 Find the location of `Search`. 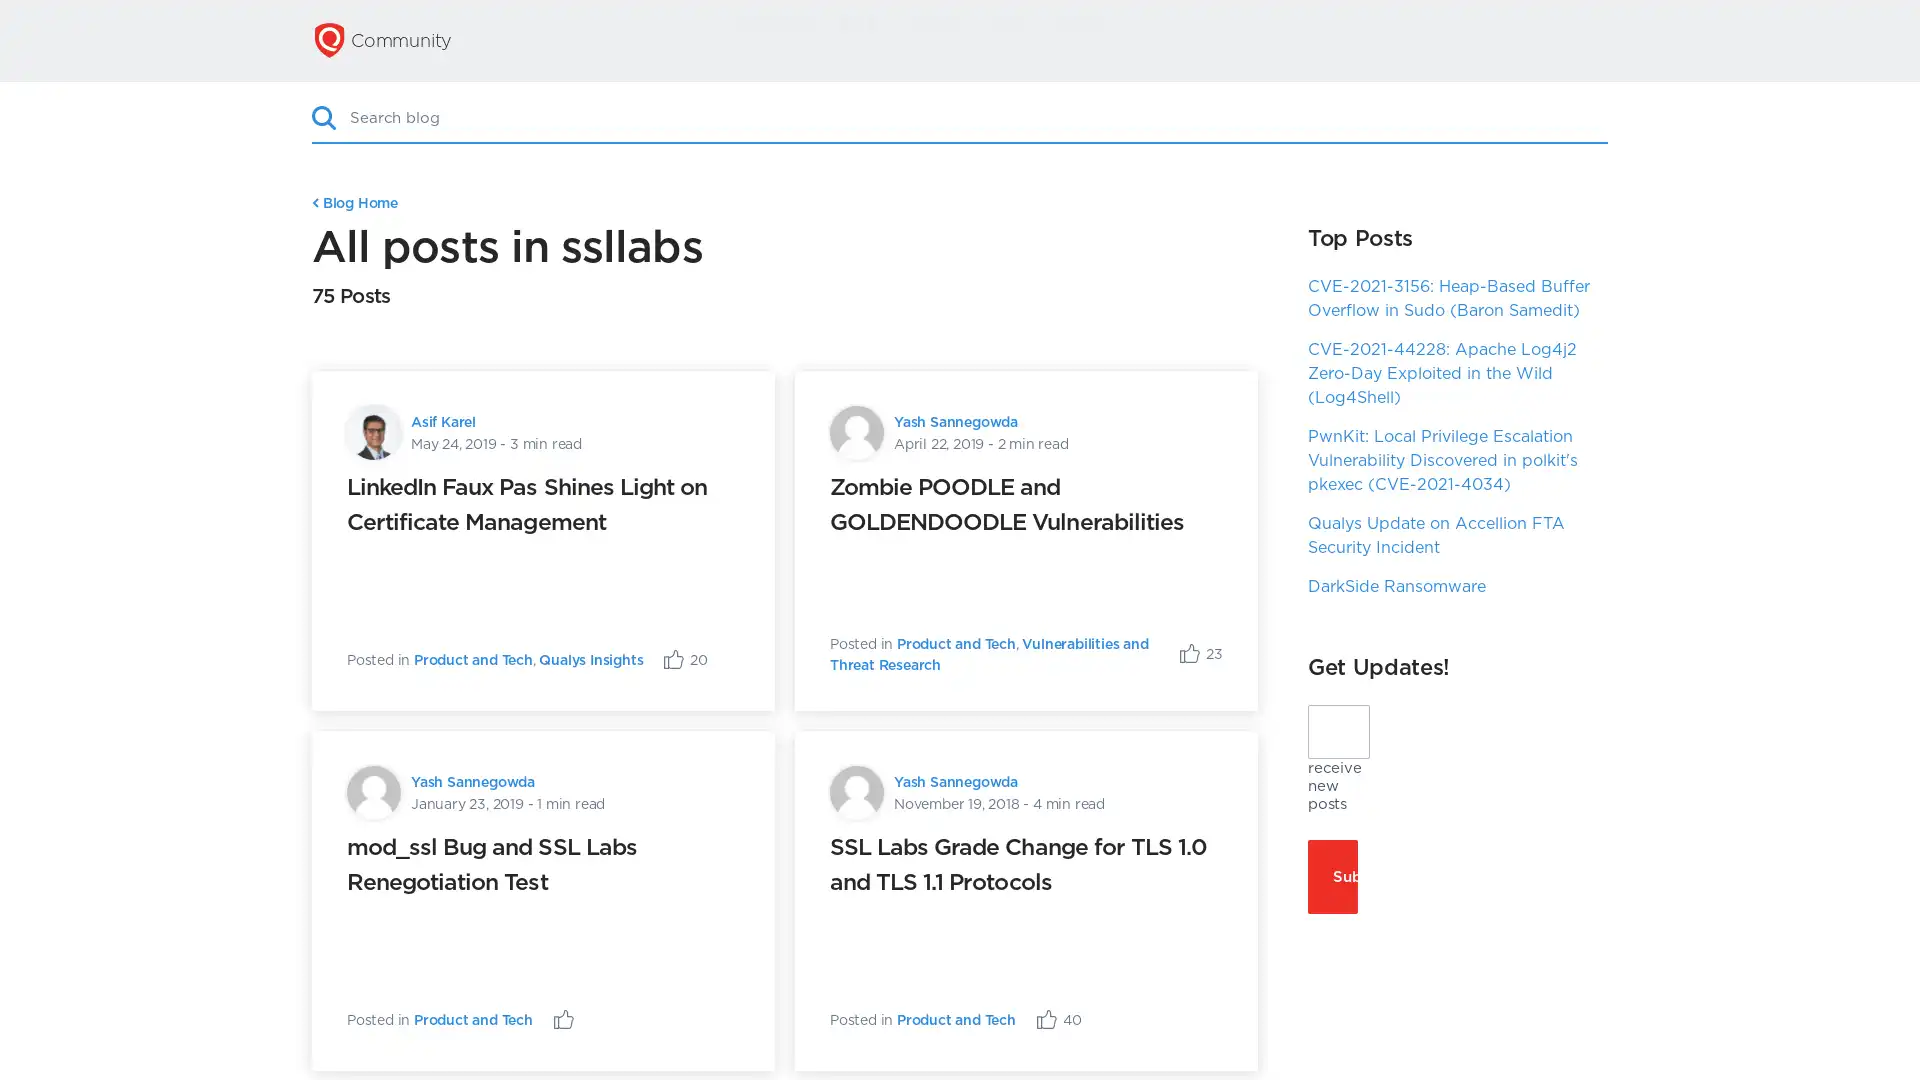

Search is located at coordinates (325, 119).